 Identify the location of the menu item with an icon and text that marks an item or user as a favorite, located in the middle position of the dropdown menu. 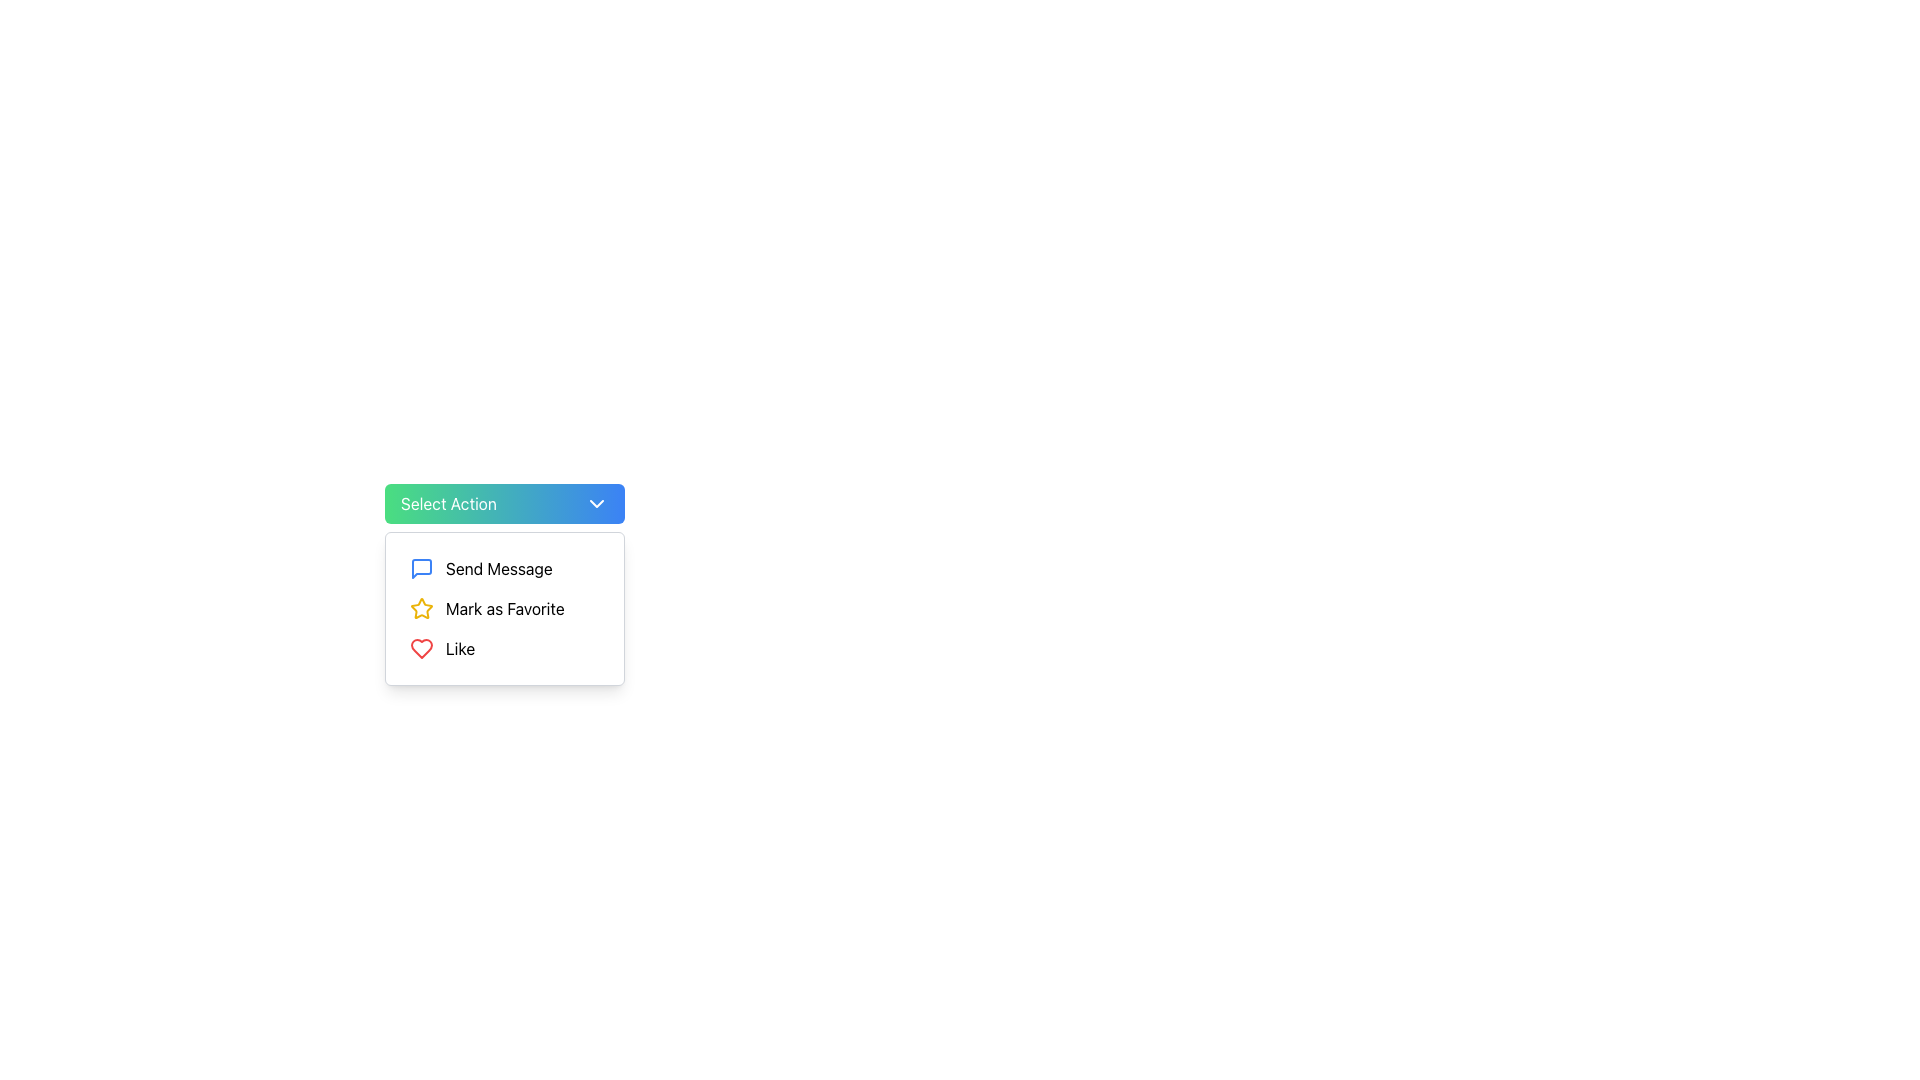
(504, 608).